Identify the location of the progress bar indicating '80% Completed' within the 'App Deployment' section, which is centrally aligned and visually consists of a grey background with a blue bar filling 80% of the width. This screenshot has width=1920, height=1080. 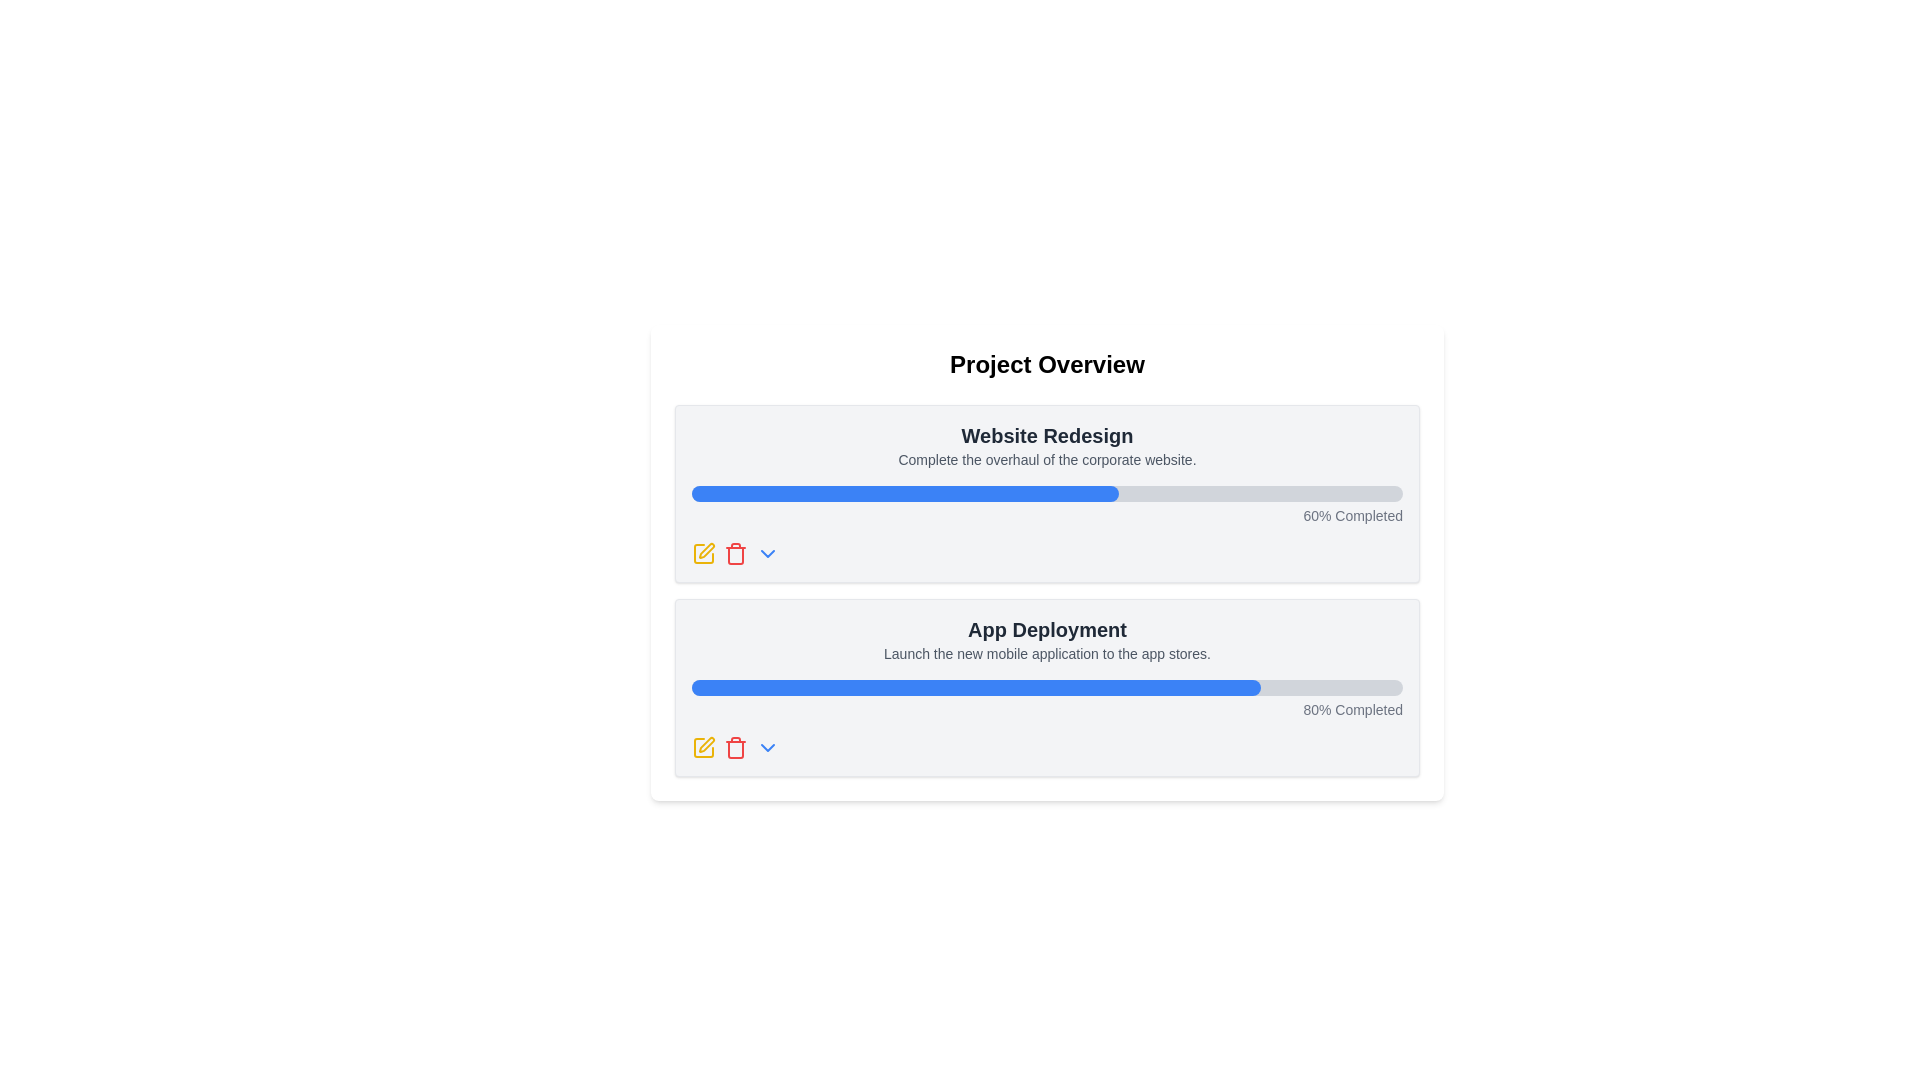
(1046, 698).